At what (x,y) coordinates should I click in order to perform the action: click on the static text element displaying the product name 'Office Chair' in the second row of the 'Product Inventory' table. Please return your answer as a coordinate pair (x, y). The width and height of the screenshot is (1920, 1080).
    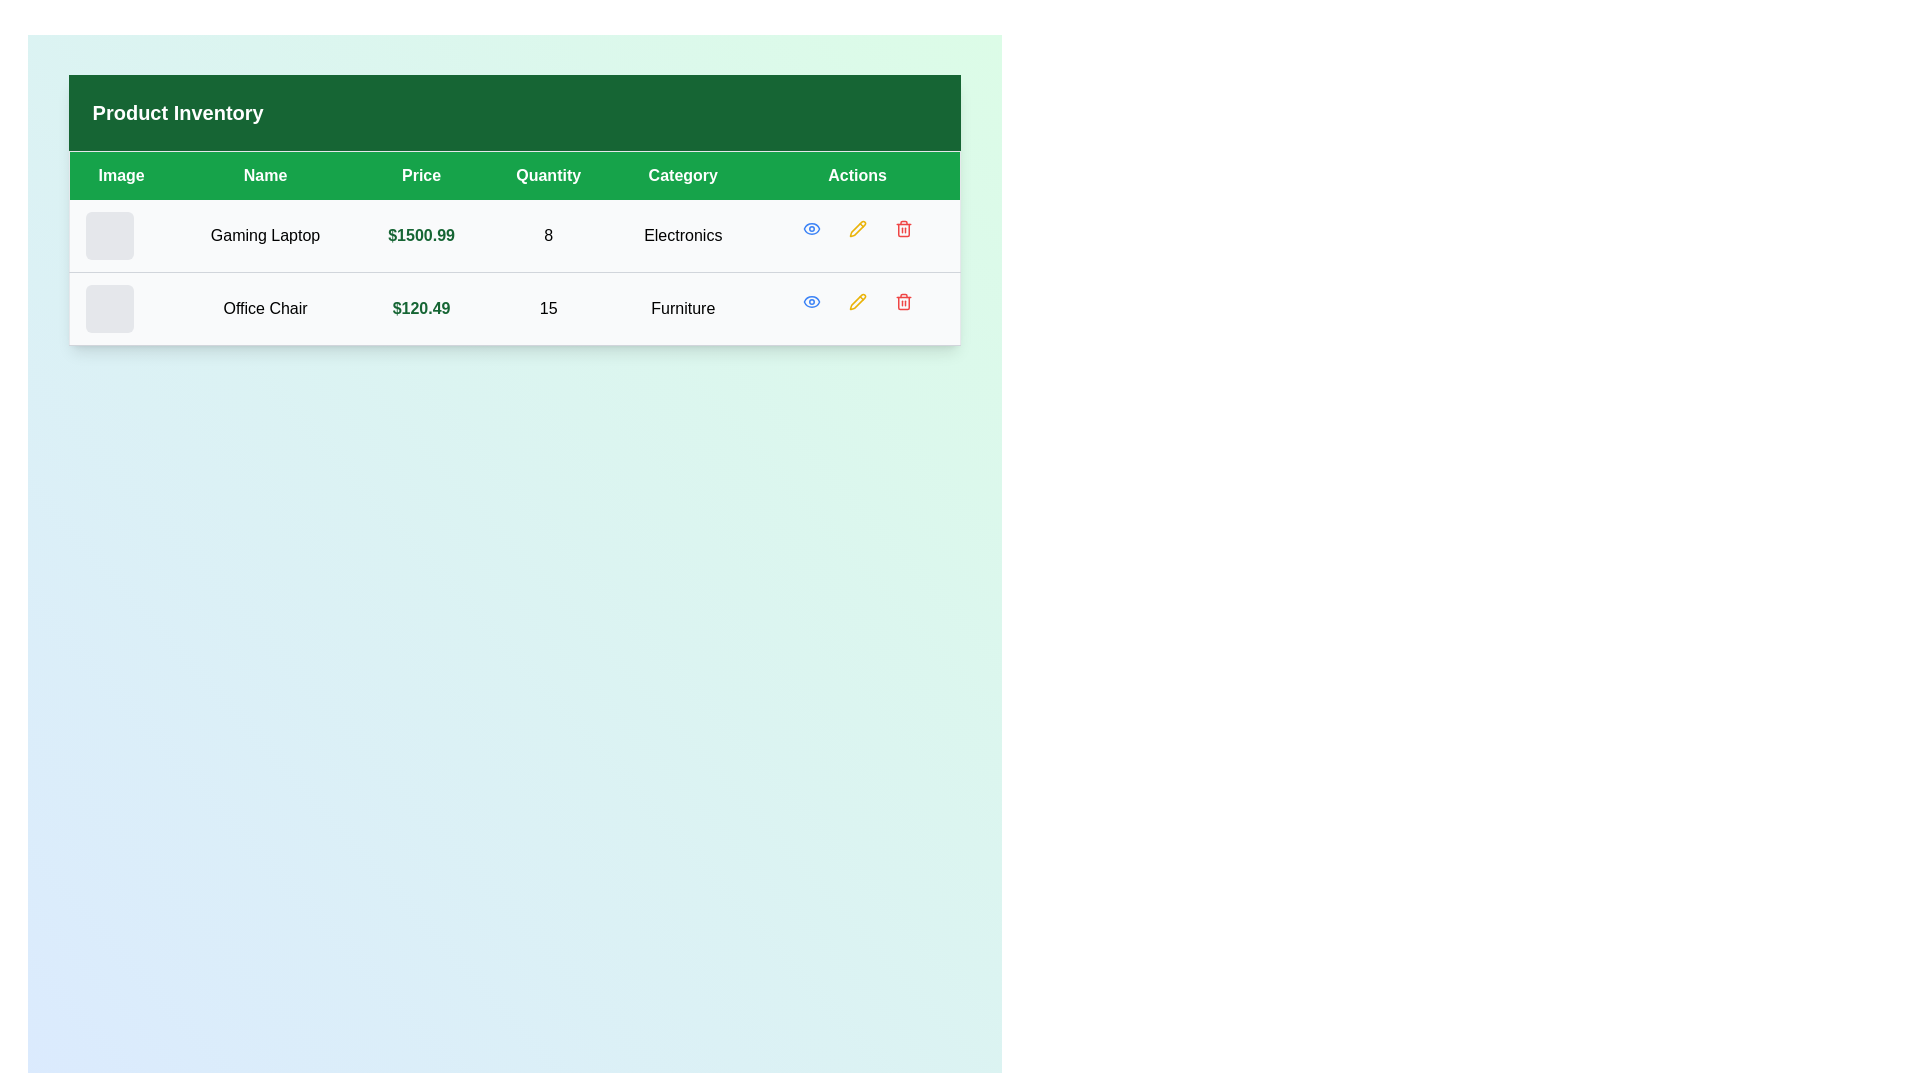
    Looking at the image, I should click on (264, 308).